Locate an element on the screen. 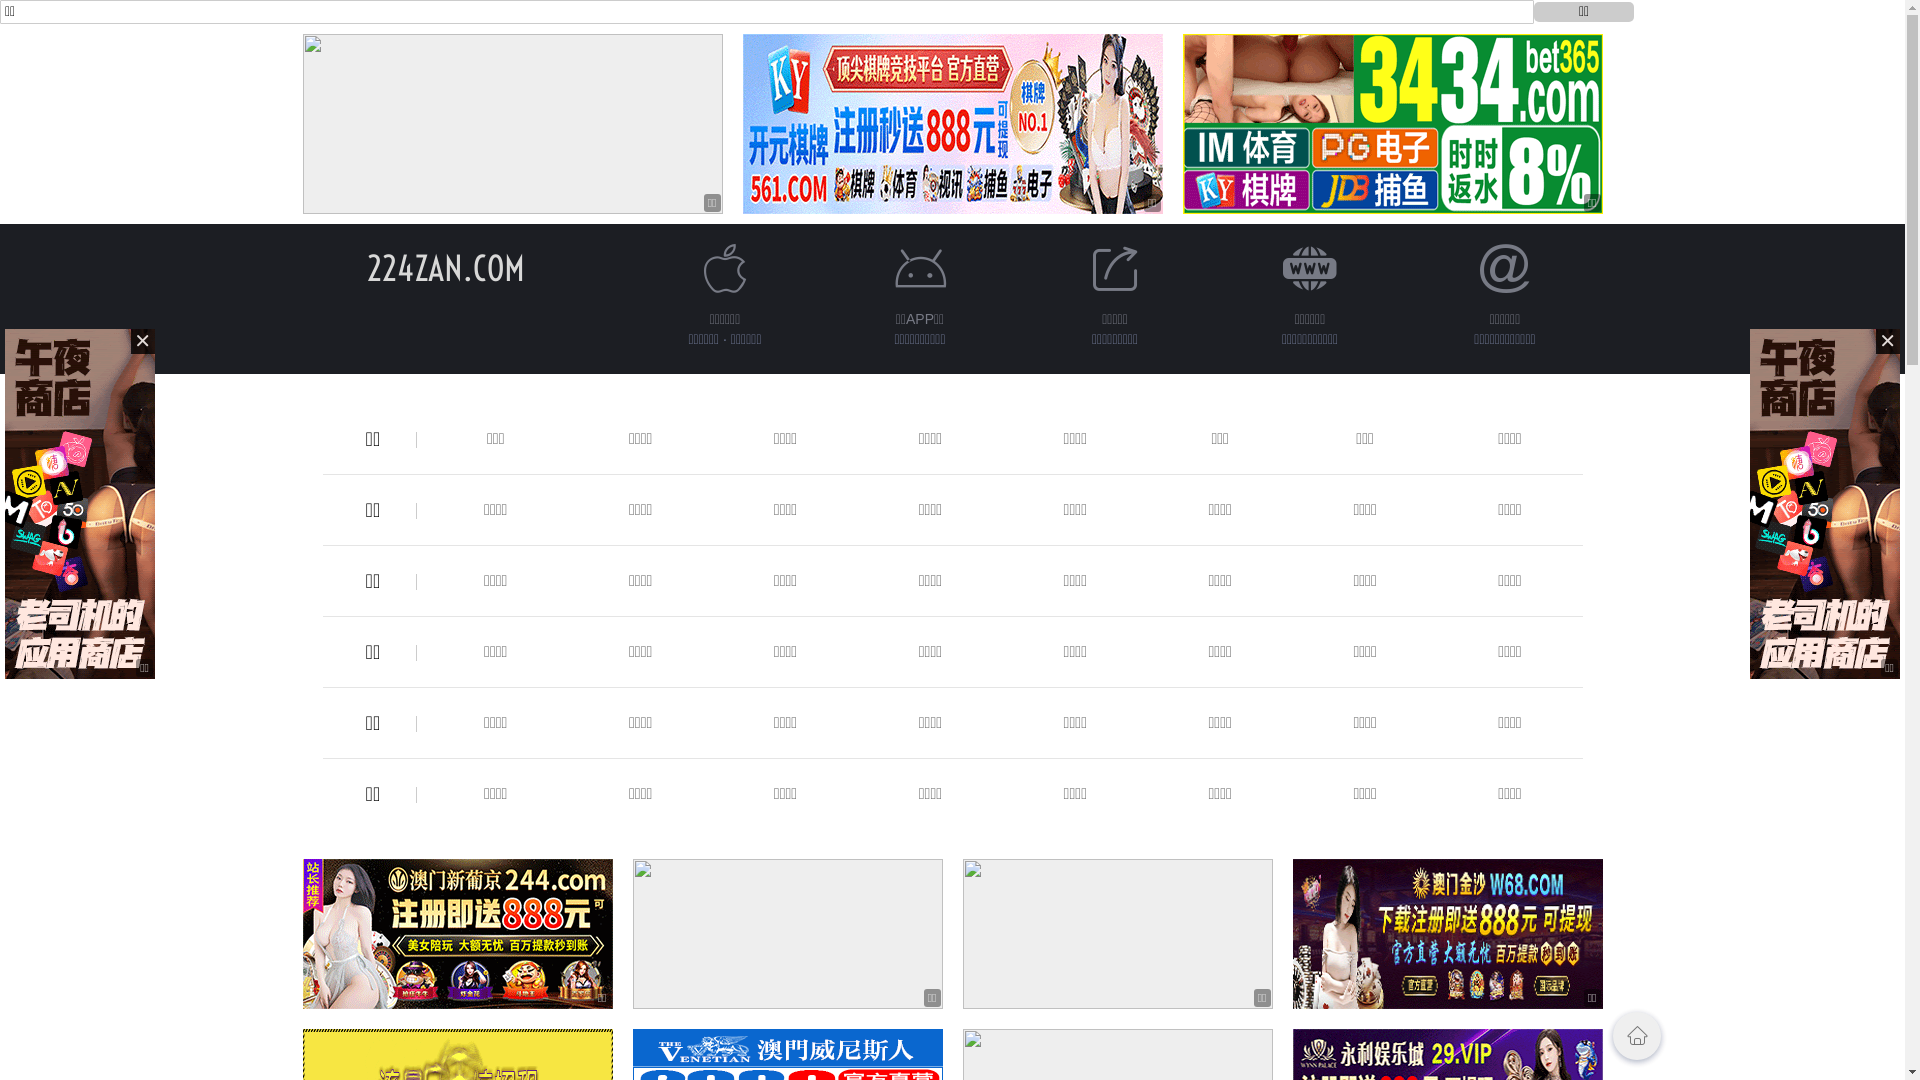 The image size is (1920, 1080). '224ZAN.COM' is located at coordinates (444, 267).